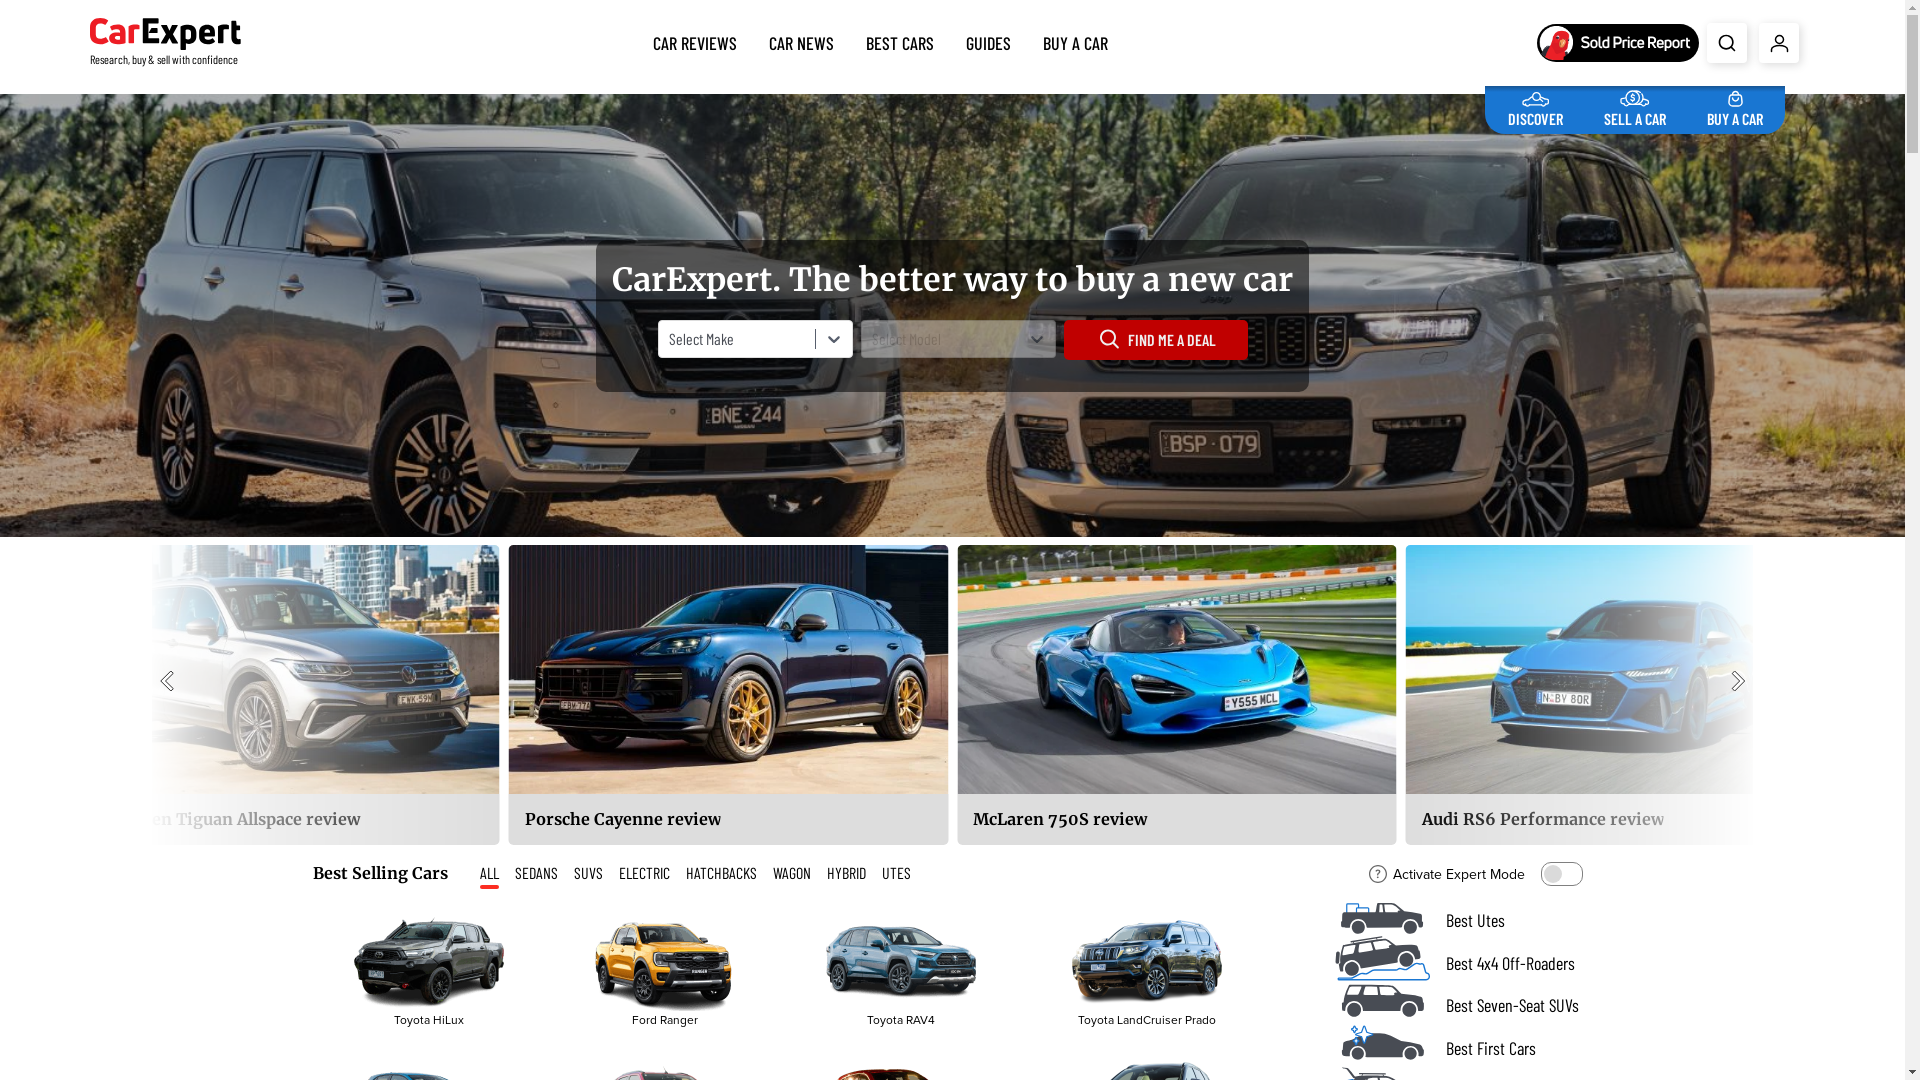 The width and height of the screenshot is (1920, 1080). Describe the element at coordinates (695, 38) in the screenshot. I see `'CAR REVIEWS'` at that location.